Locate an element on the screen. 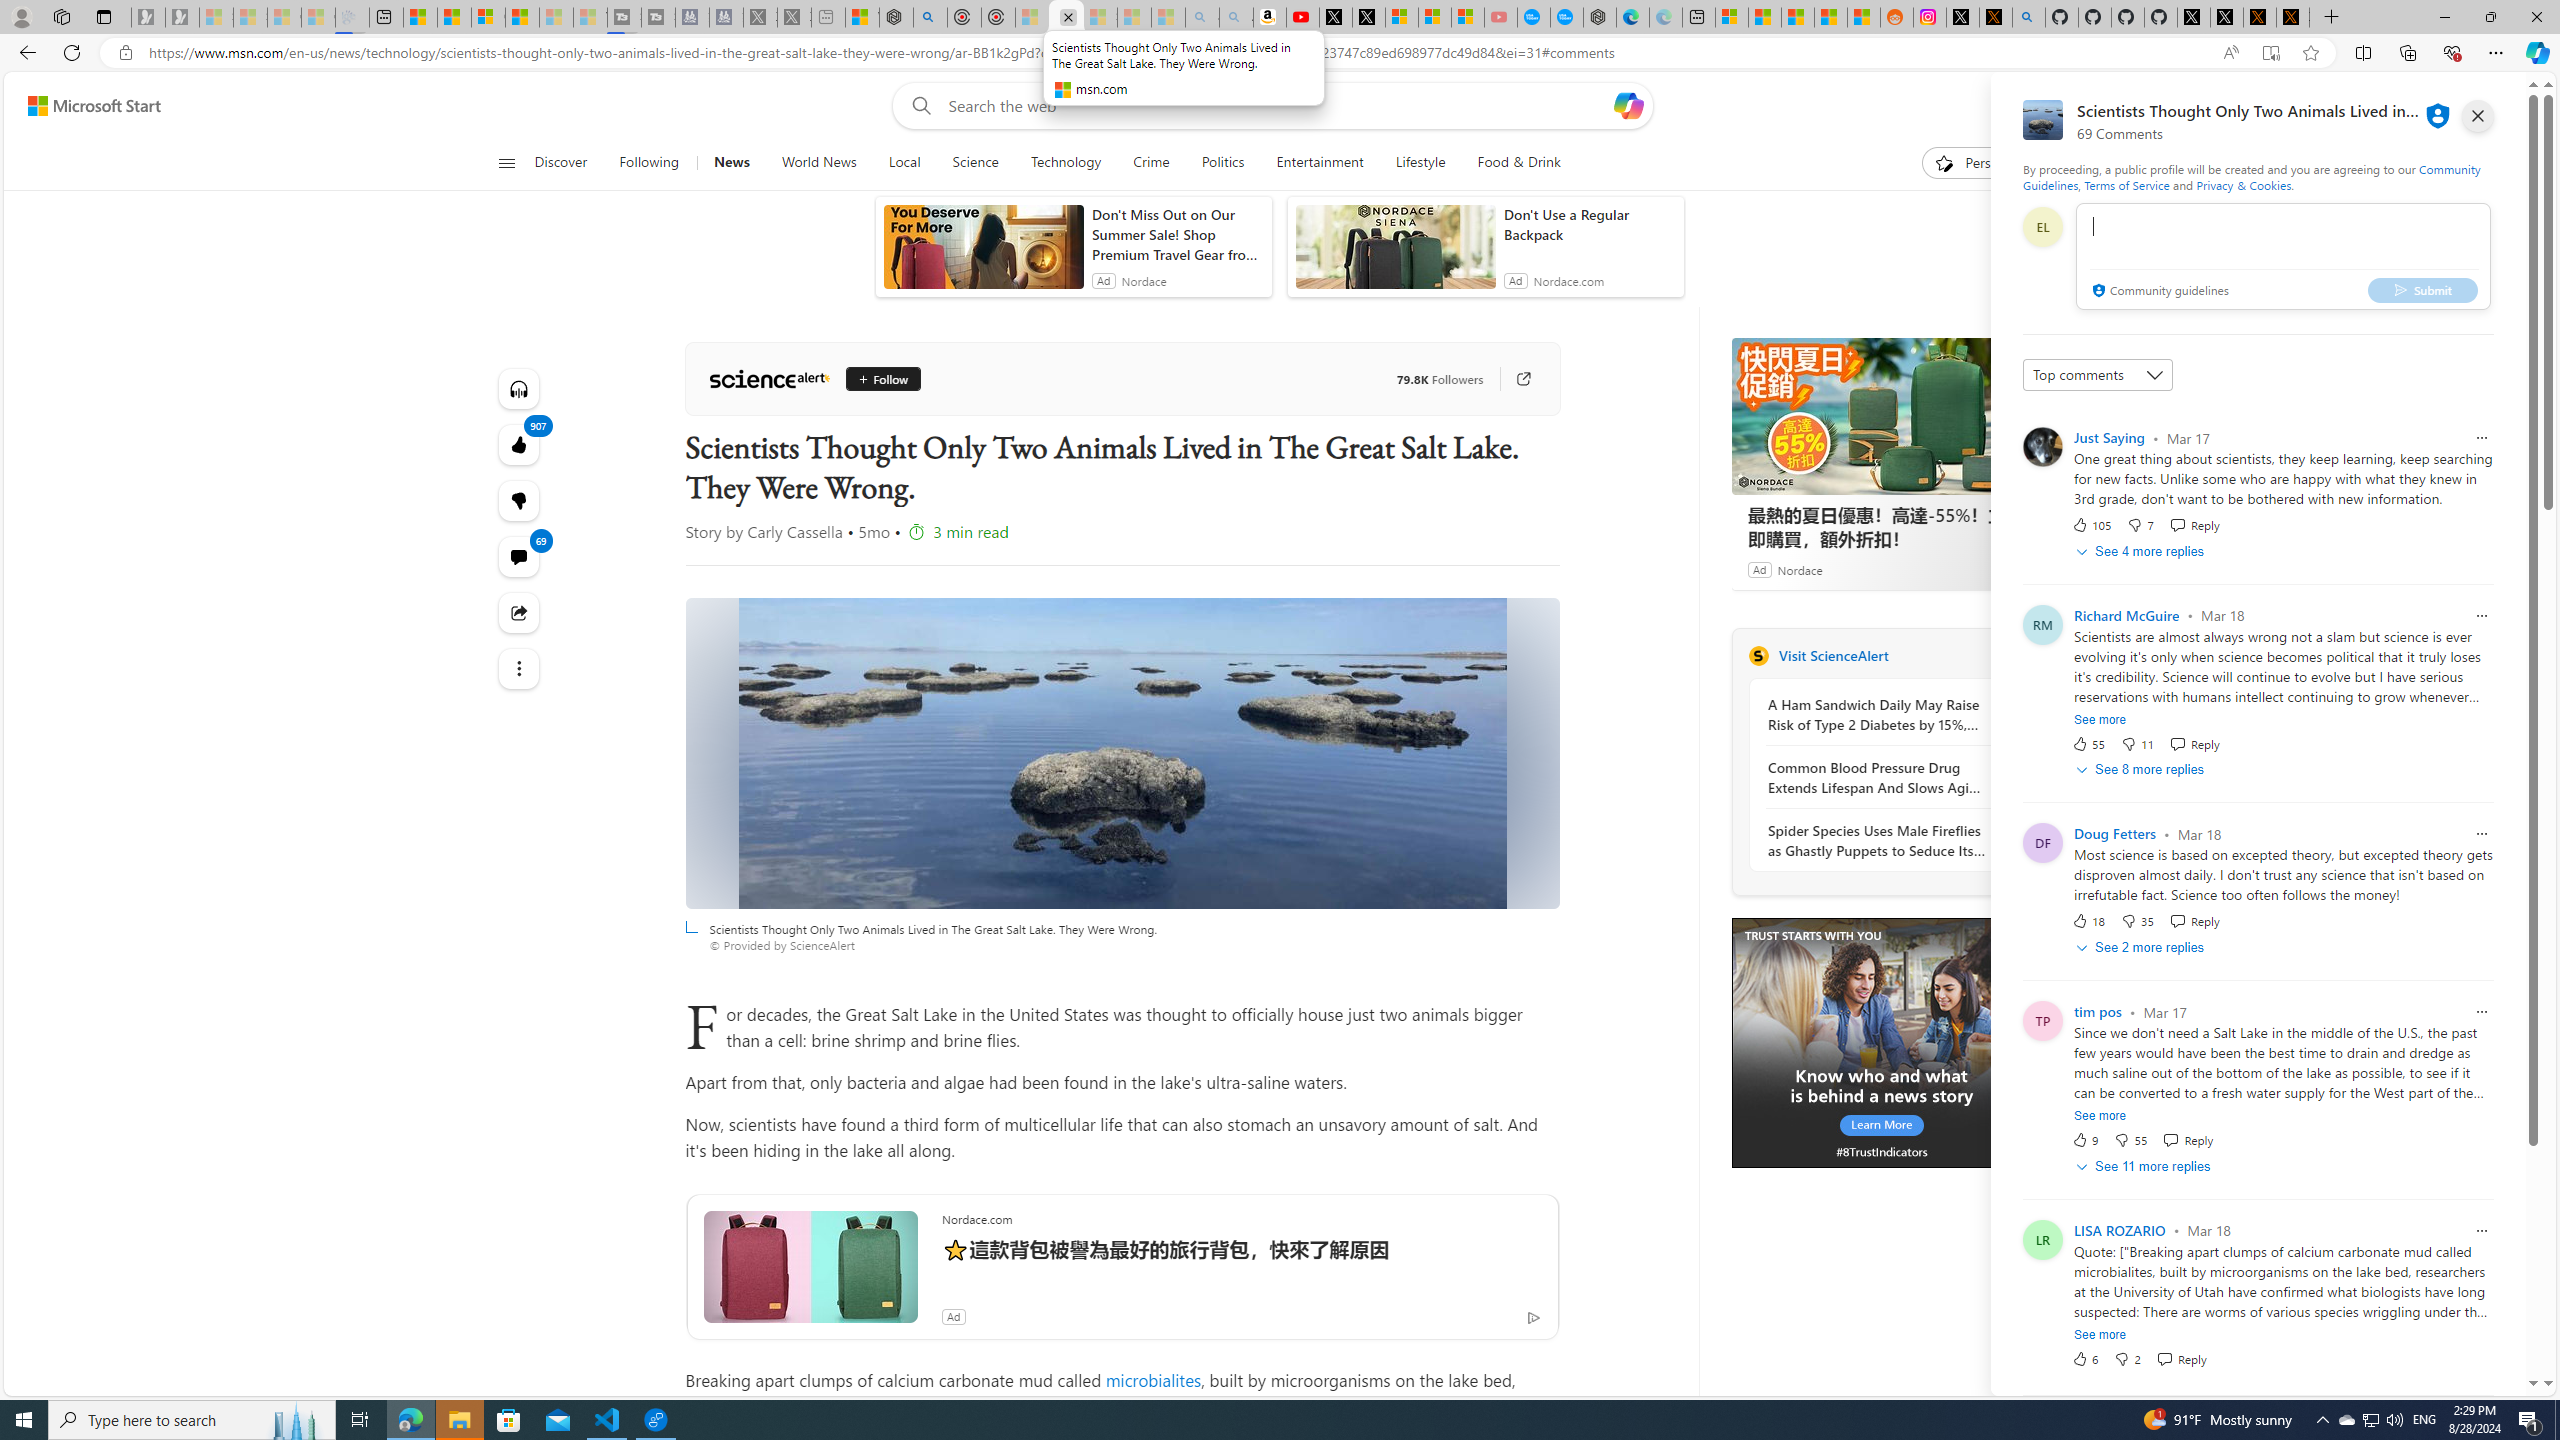 This screenshot has height=1440, width=2560. 'Follow' is located at coordinates (882, 379).